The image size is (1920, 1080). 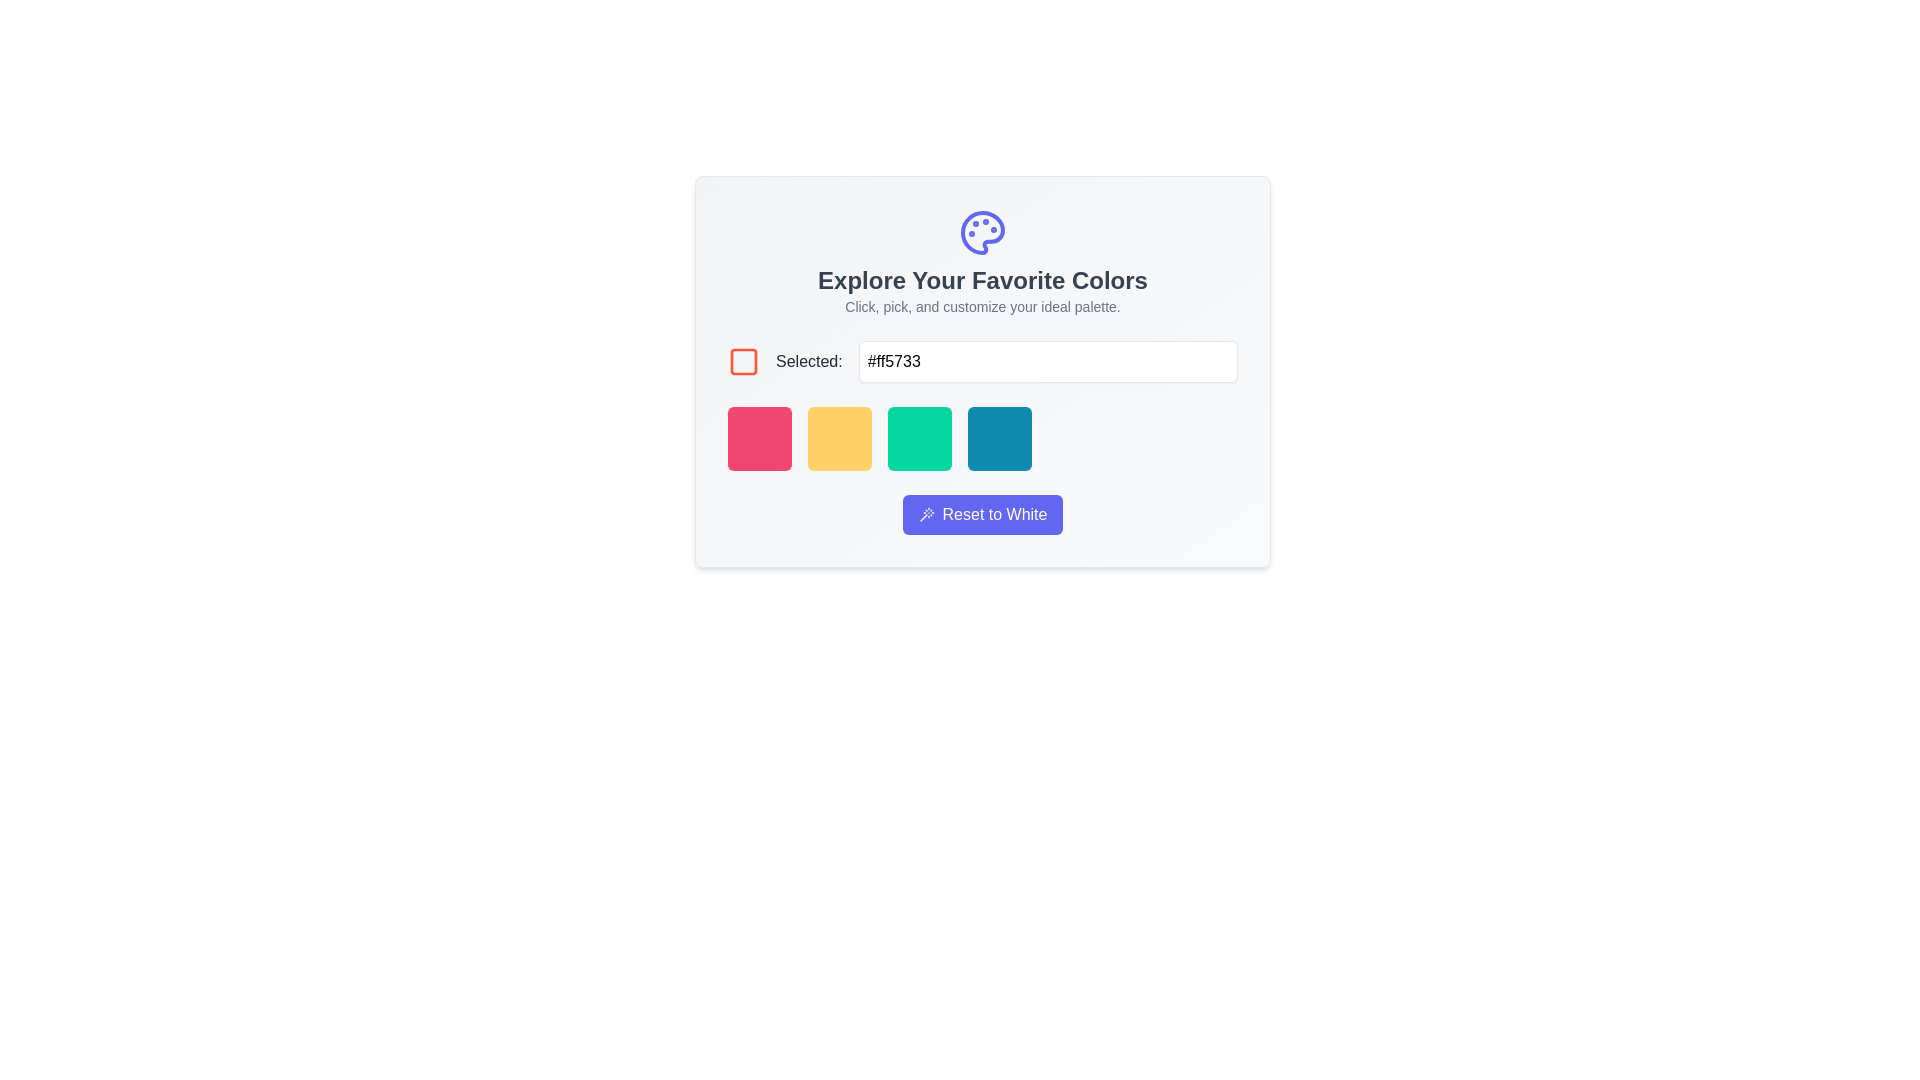 What do you see at coordinates (983, 514) in the screenshot?
I see `the reset button located at the bottom center of the 'Explore Your Favorite Colors' panel to reset the selected color to white` at bounding box center [983, 514].